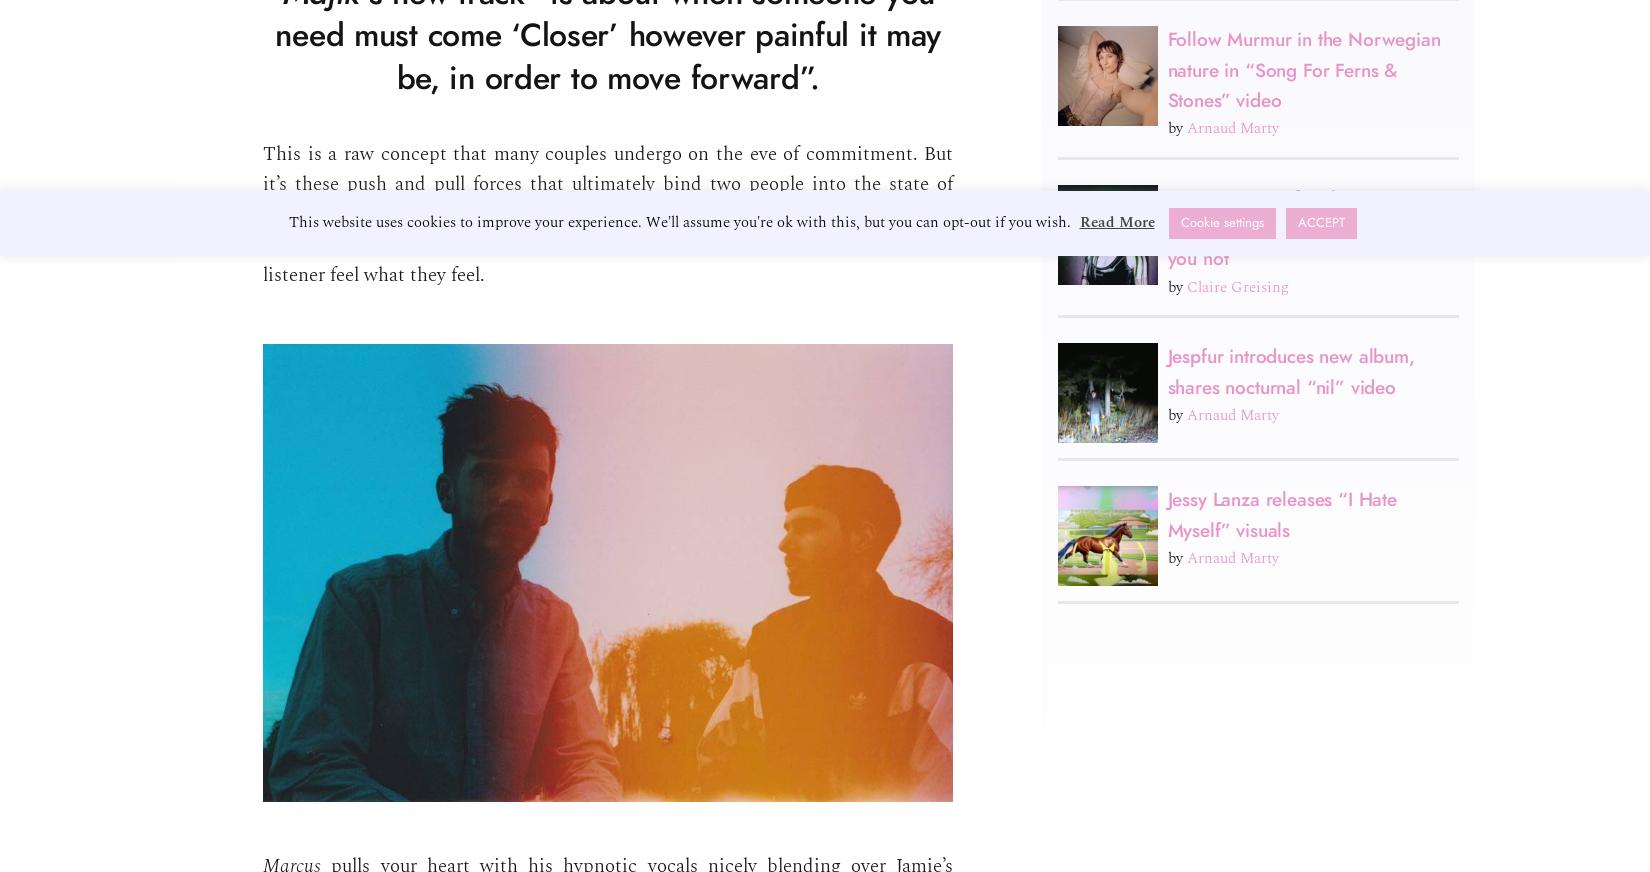 Image resolution: width=1650 pixels, height=872 pixels. I want to click on 'This is a raw concept that many couples undergo on the eve of commitment. But it’s these push and pull forces that ultimately bind two people into the state of “oneness”. In their music production, their goal is to make sure they capture their feelings and emotional depth in the sounds they create, in hopes of making the listener feel what they feel.', so click(607, 214).